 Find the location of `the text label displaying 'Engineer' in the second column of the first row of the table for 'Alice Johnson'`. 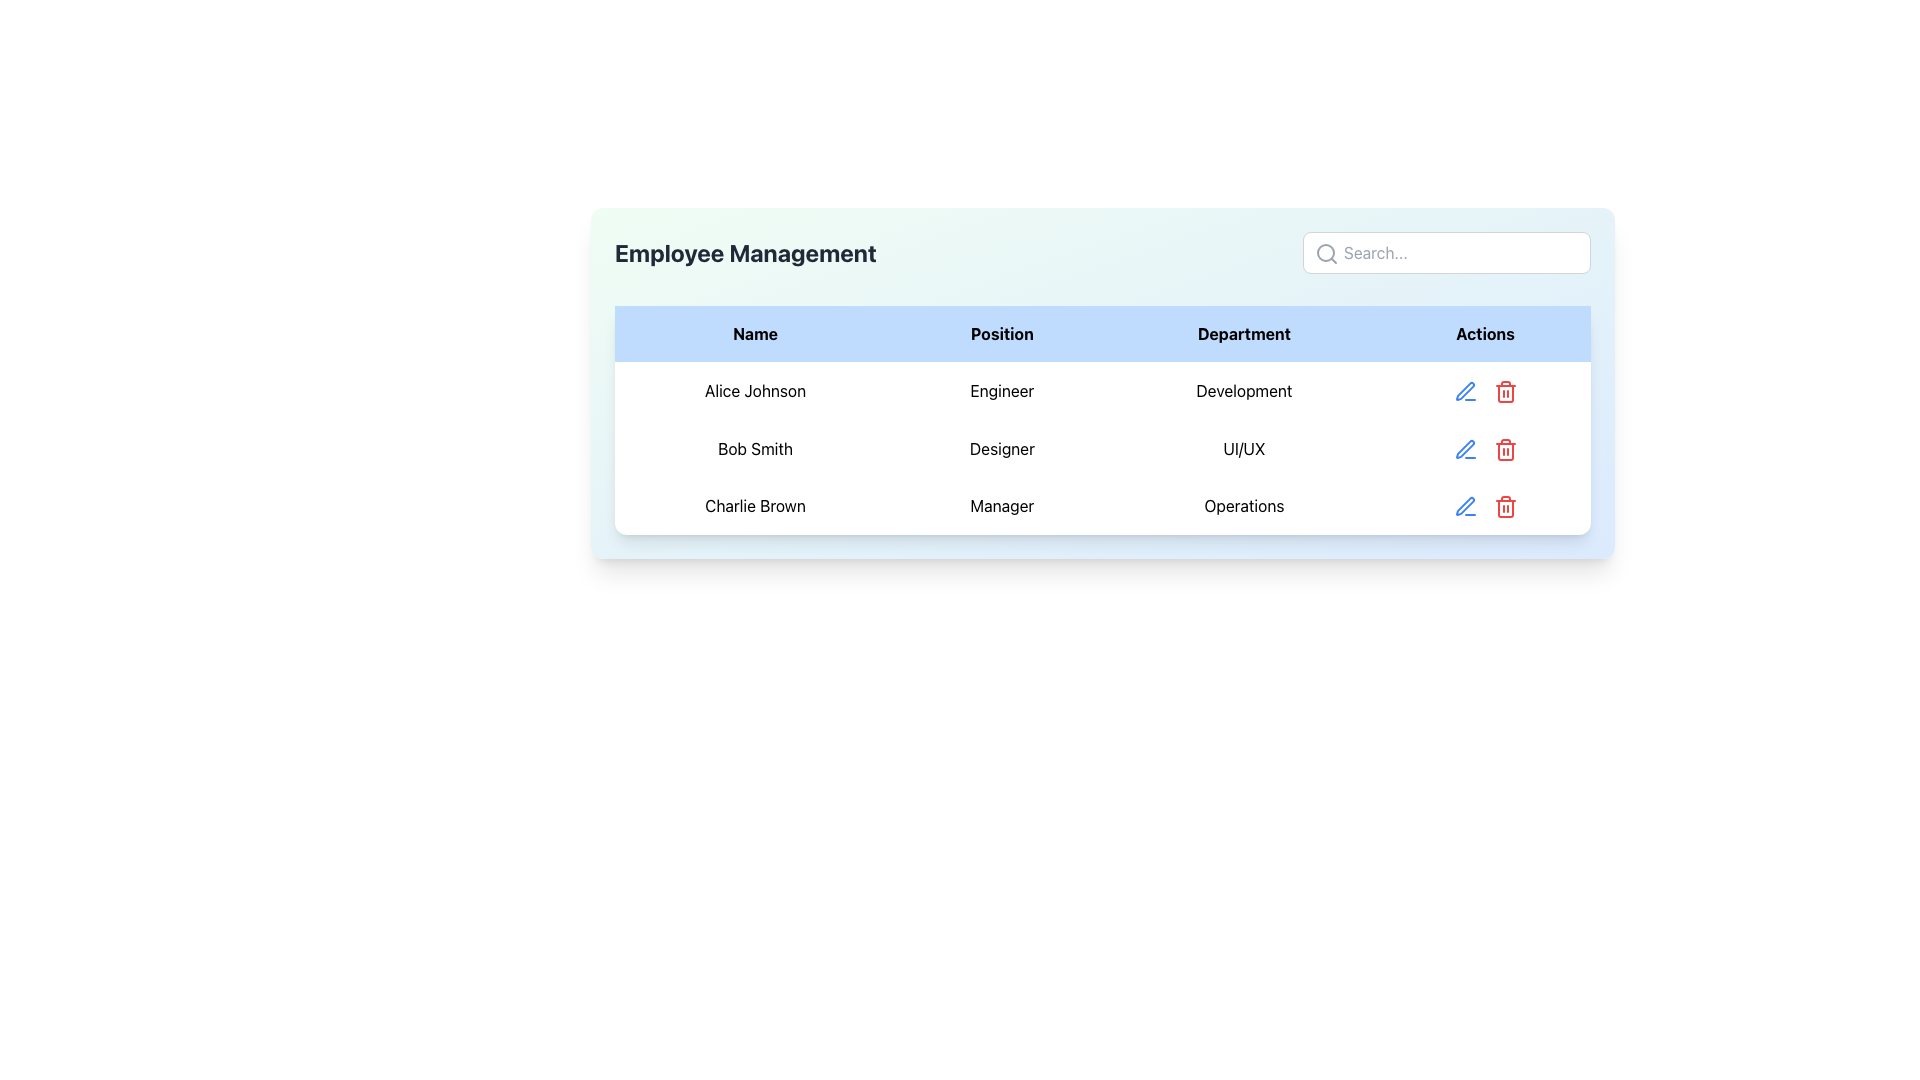

the text label displaying 'Engineer' in the second column of the first row of the table for 'Alice Johnson' is located at coordinates (1002, 390).